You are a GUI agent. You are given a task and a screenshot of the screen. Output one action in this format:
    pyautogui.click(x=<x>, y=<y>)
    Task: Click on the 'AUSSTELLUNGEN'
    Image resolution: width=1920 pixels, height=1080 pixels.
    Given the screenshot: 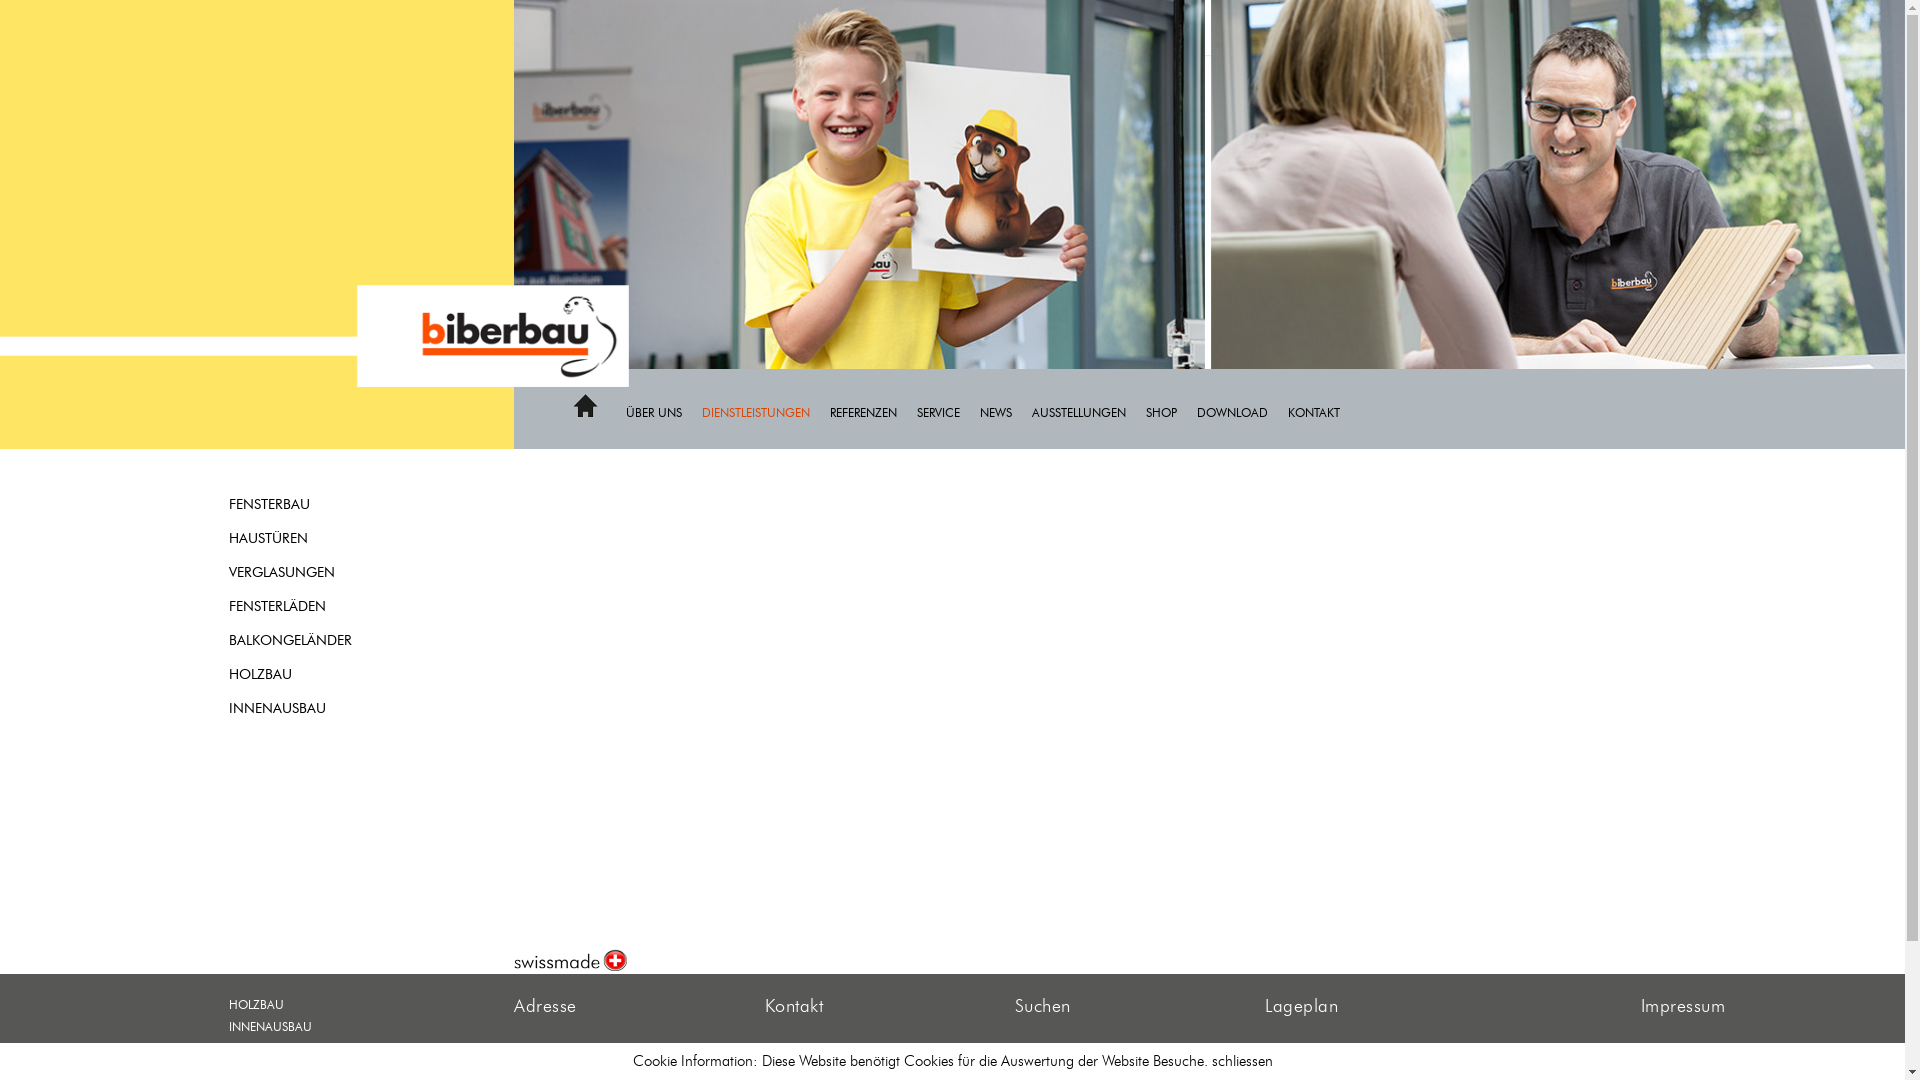 What is the action you would take?
    pyautogui.click(x=1088, y=410)
    